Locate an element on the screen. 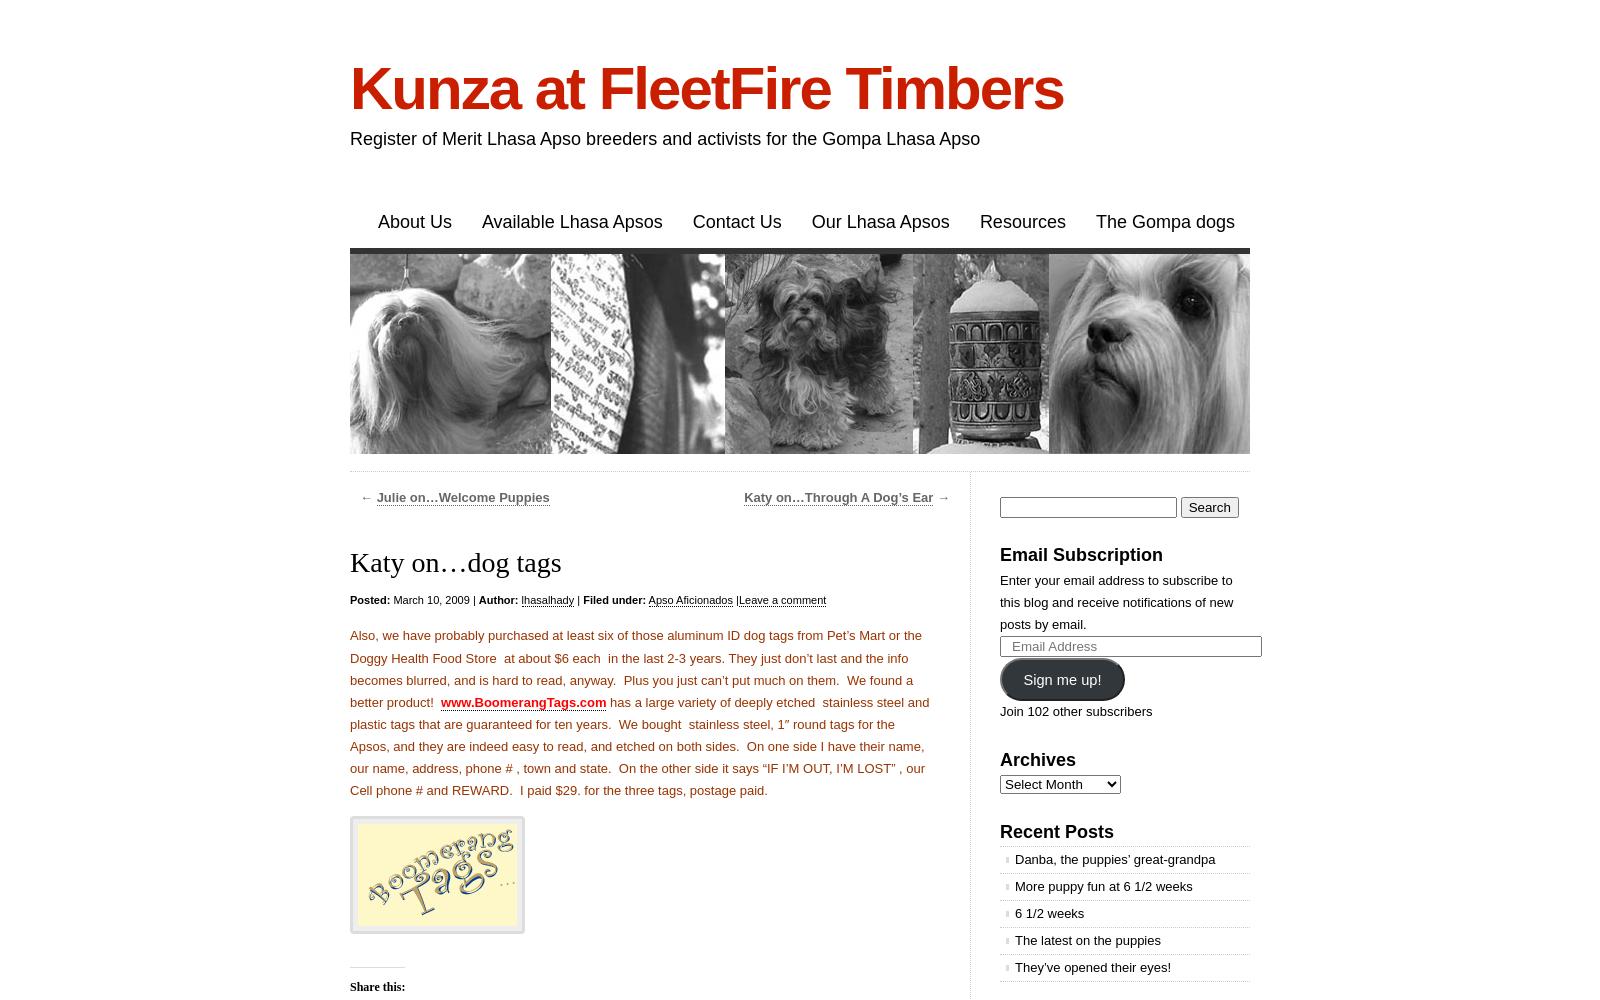 The width and height of the screenshot is (1600, 1000). 'More puppy fun at 6 1/2 weeks' is located at coordinates (1015, 885).